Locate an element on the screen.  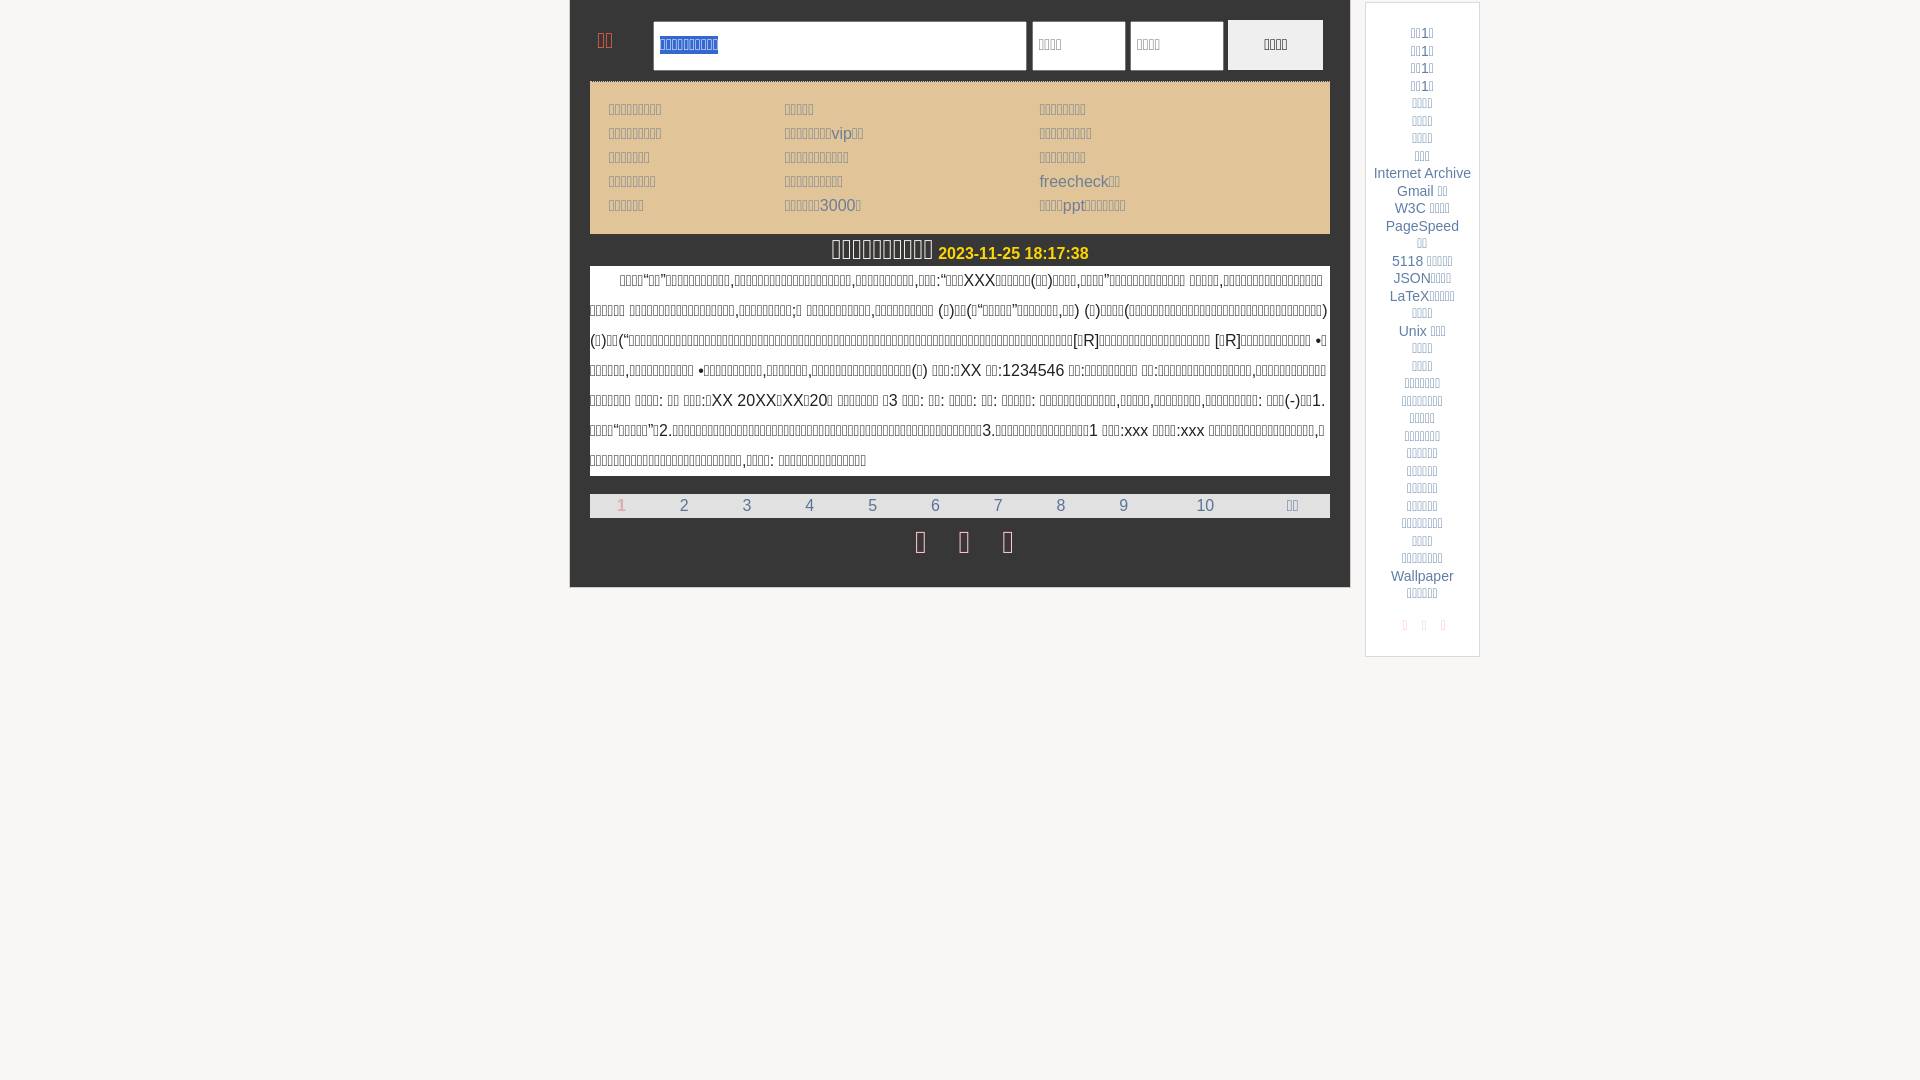
'Internet Archive' is located at coordinates (1421, 172).